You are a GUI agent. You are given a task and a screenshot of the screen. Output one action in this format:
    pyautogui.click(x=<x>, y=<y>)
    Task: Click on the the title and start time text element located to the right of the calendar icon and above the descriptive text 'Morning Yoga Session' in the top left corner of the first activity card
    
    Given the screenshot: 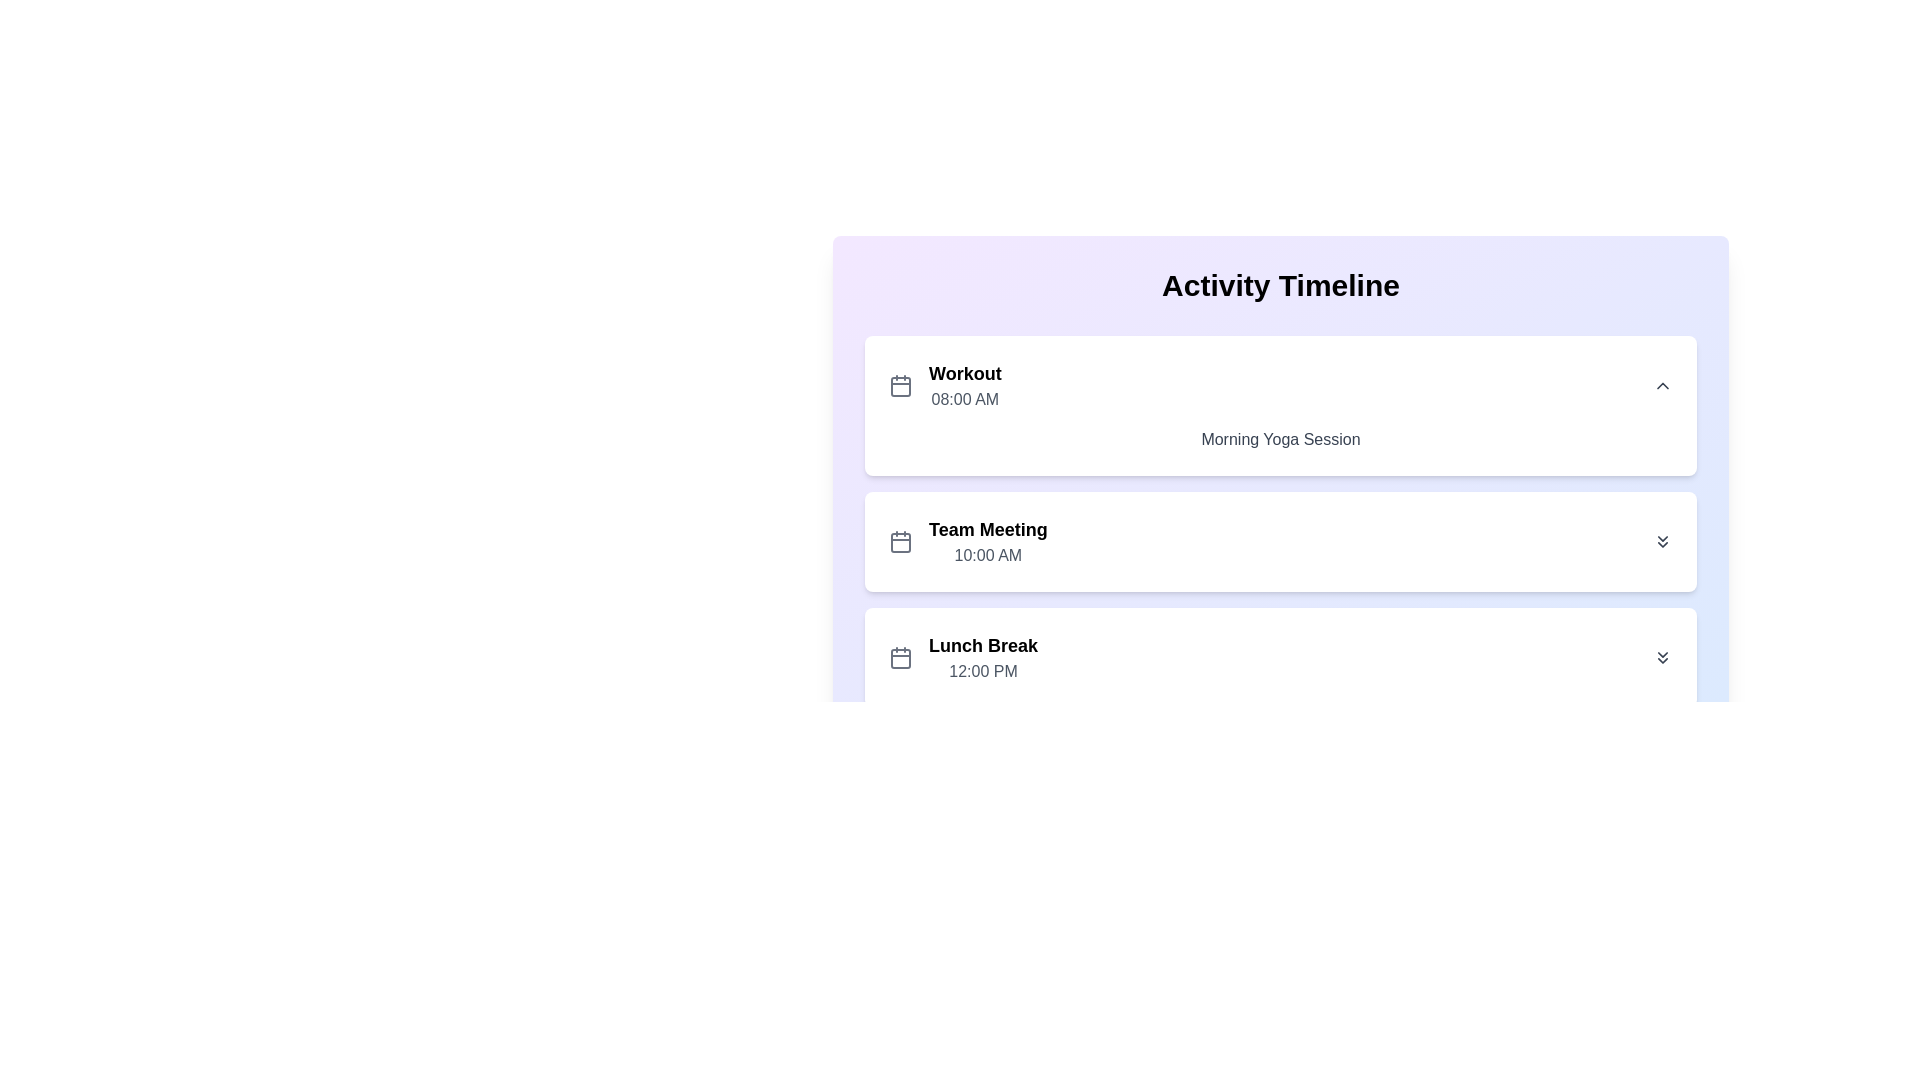 What is the action you would take?
    pyautogui.click(x=965, y=385)
    